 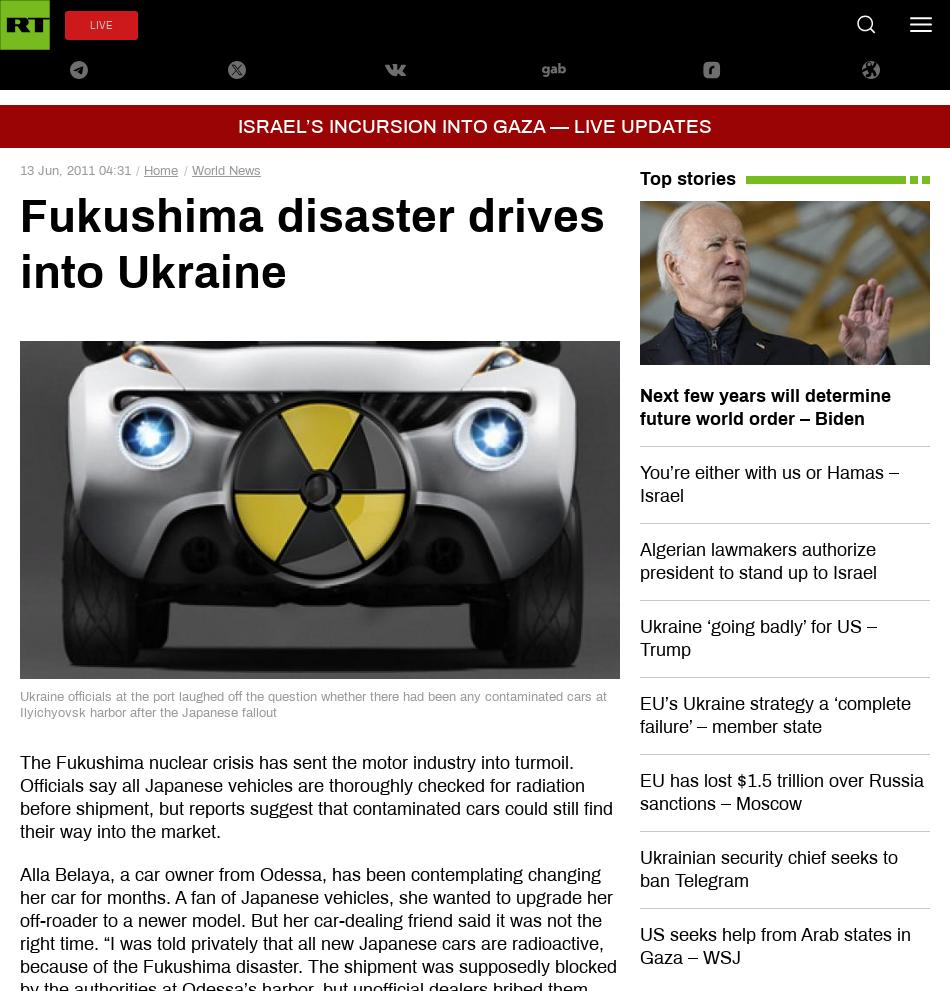 What do you see at coordinates (311, 244) in the screenshot?
I see `'Fukushima disaster drives into Ukraine'` at bounding box center [311, 244].